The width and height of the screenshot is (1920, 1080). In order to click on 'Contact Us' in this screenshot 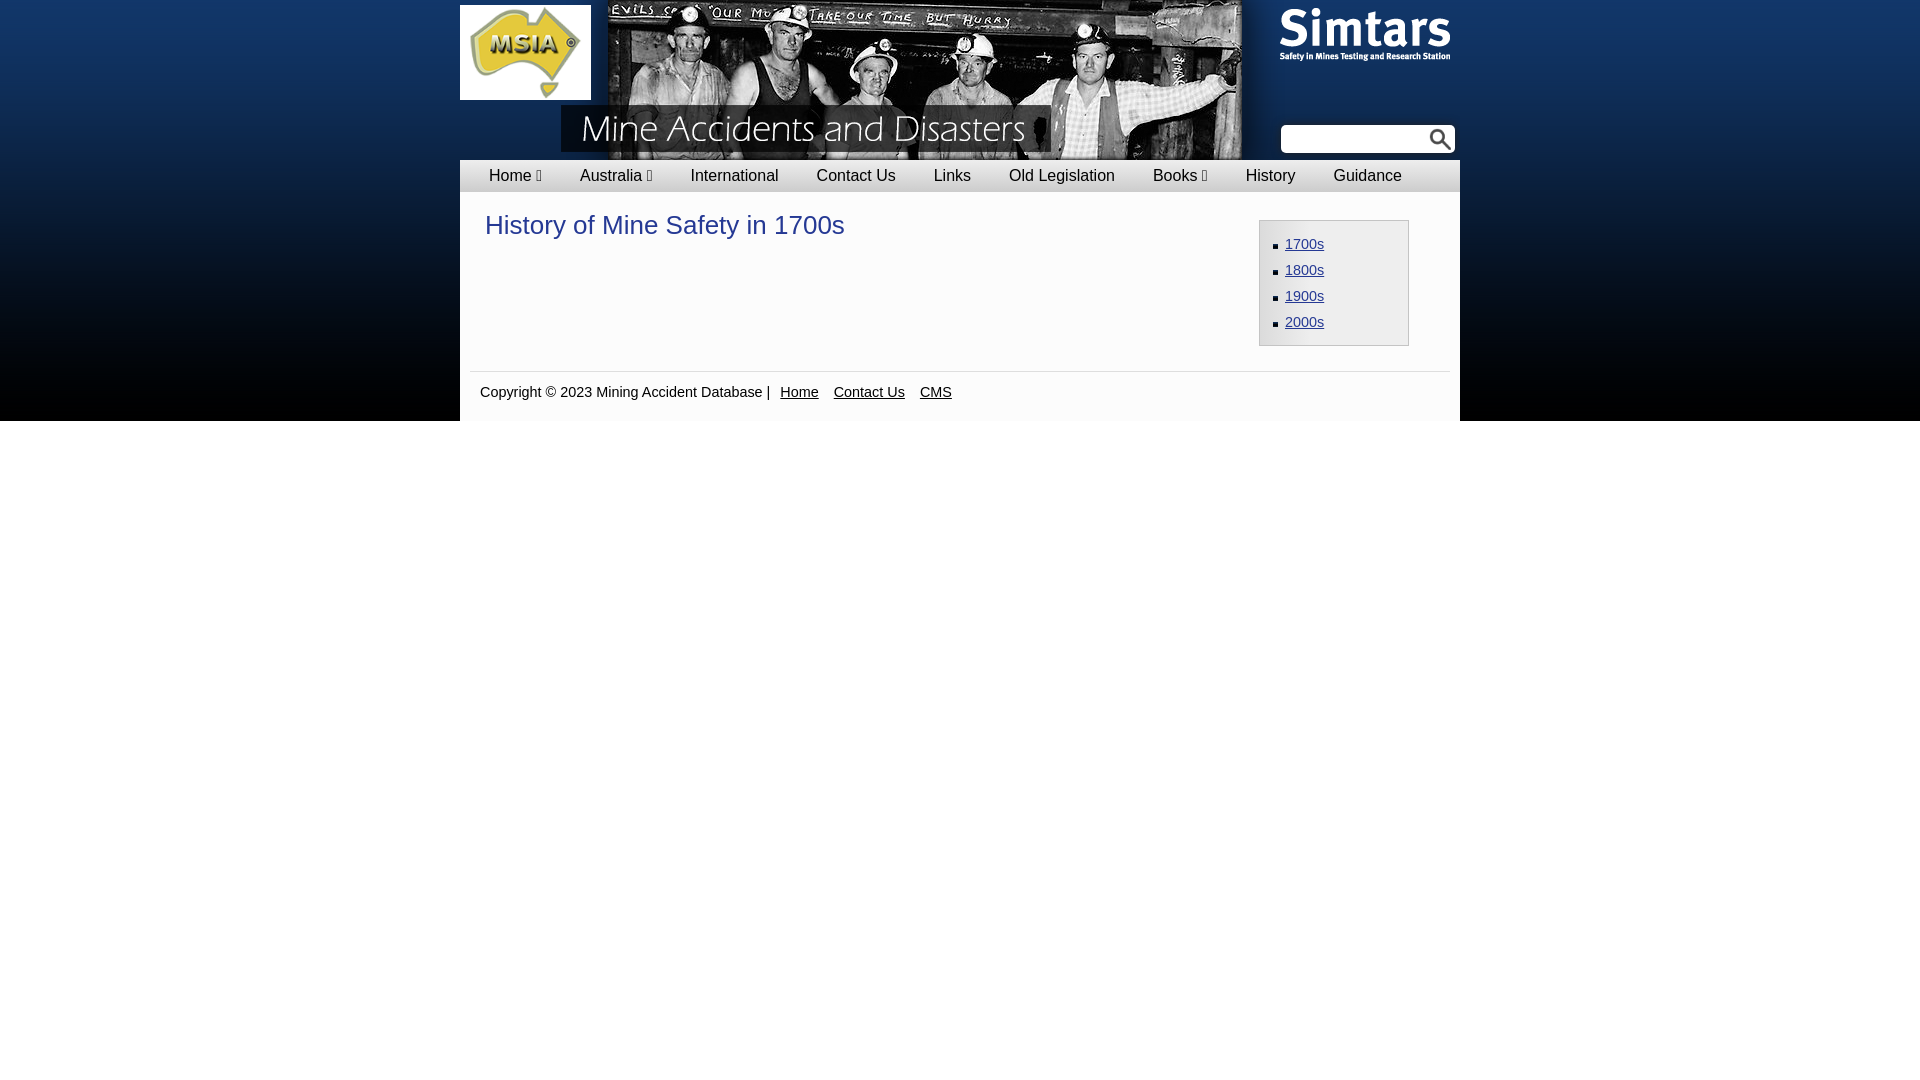, I will do `click(816, 175)`.